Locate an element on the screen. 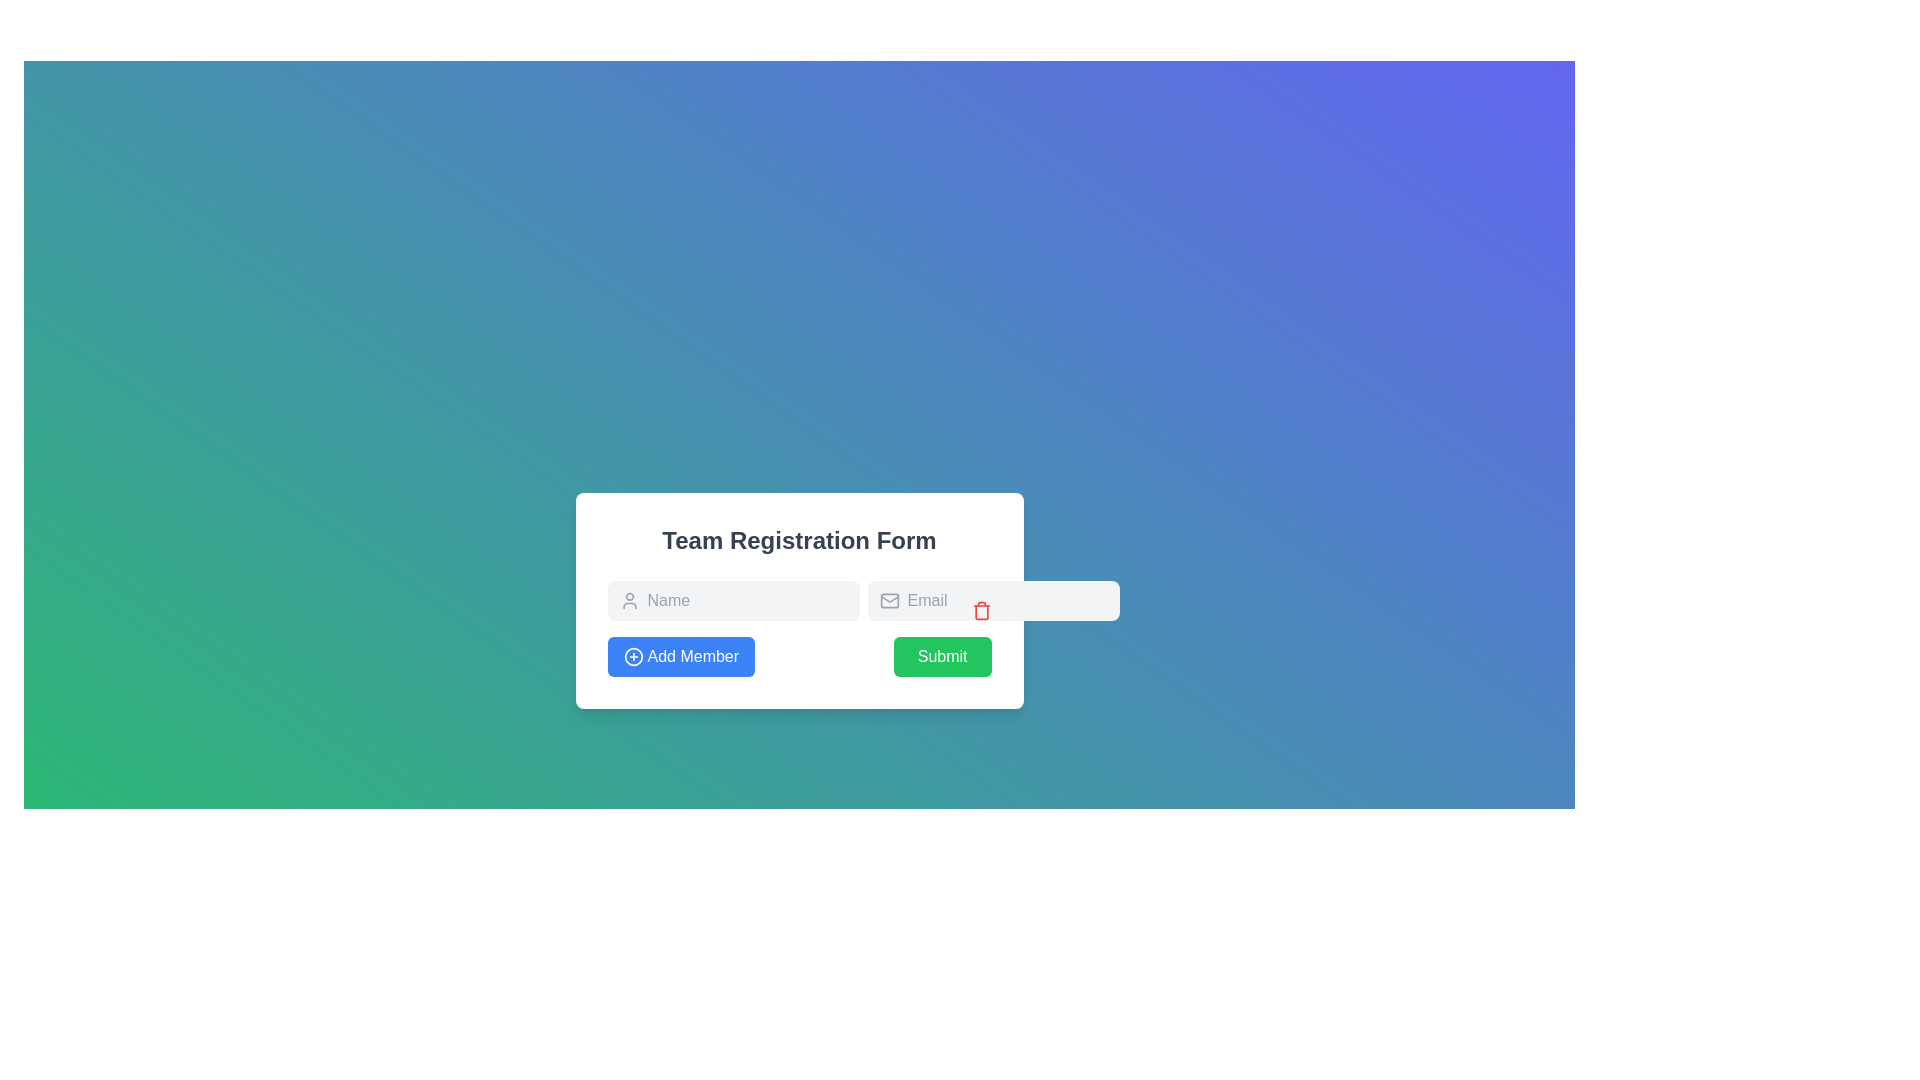 Image resolution: width=1920 pixels, height=1080 pixels. the rectangular body part of the envelope icon within the mail icon adjacent to the 'Email' input field in the 'Team Registration Form' is located at coordinates (888, 600).